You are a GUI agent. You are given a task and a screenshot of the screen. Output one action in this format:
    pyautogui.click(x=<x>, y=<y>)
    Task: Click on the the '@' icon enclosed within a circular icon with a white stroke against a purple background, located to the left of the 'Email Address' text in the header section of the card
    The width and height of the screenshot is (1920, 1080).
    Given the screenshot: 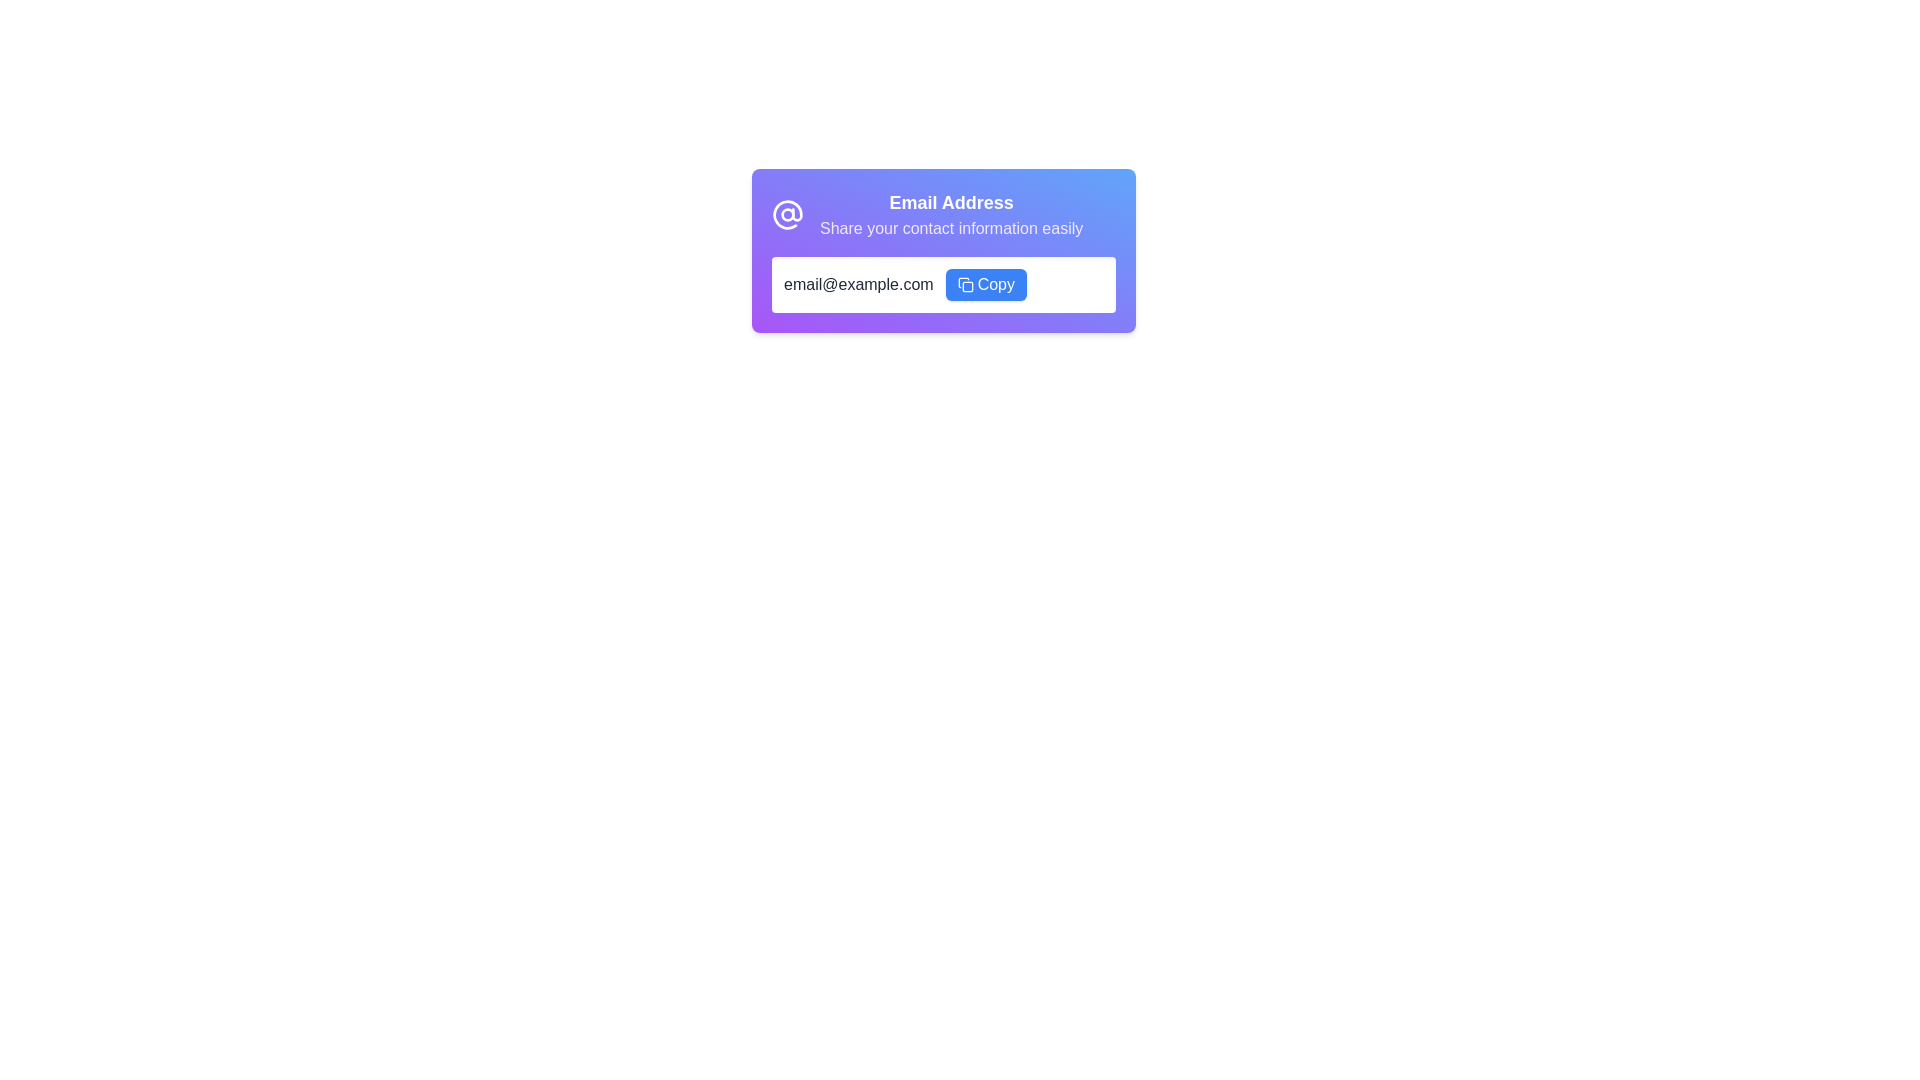 What is the action you would take?
    pyautogui.click(x=786, y=215)
    